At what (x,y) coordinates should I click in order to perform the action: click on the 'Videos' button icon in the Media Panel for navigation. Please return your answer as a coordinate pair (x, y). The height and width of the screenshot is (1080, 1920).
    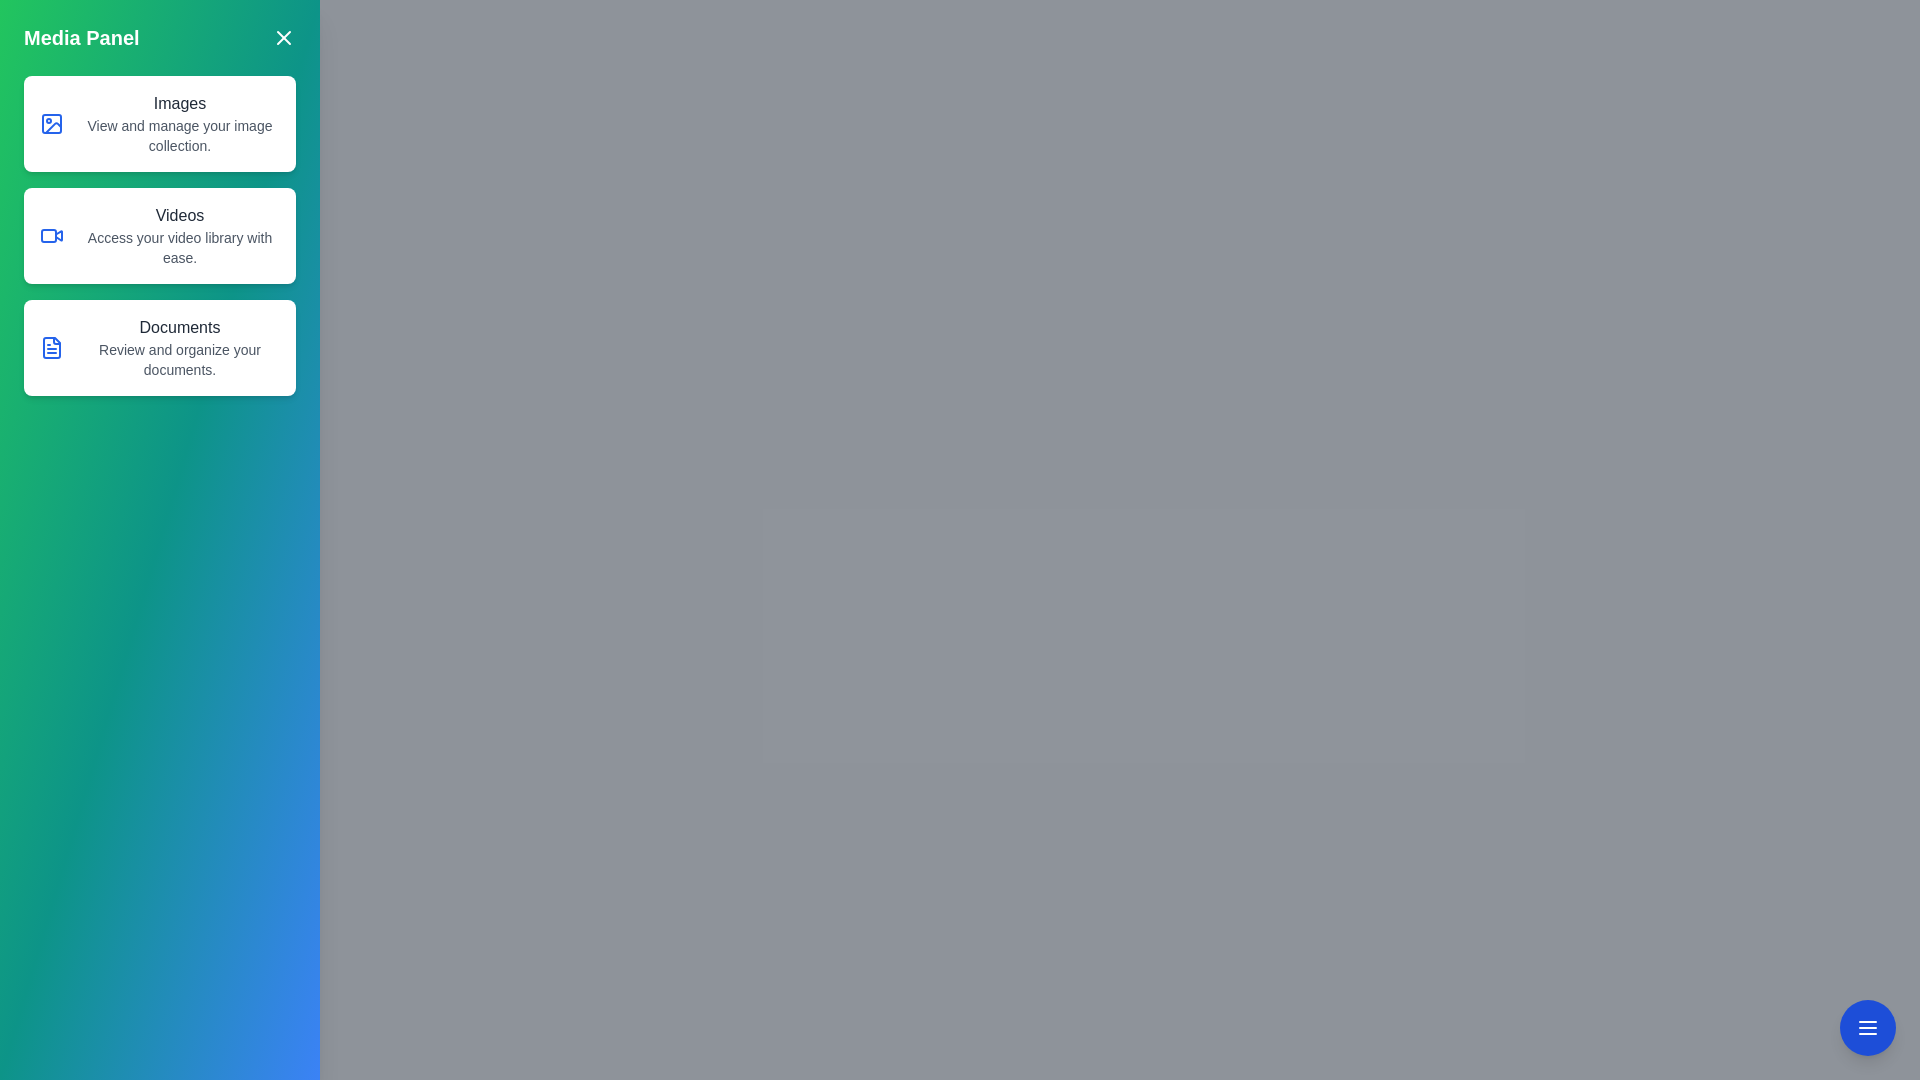
    Looking at the image, I should click on (48, 234).